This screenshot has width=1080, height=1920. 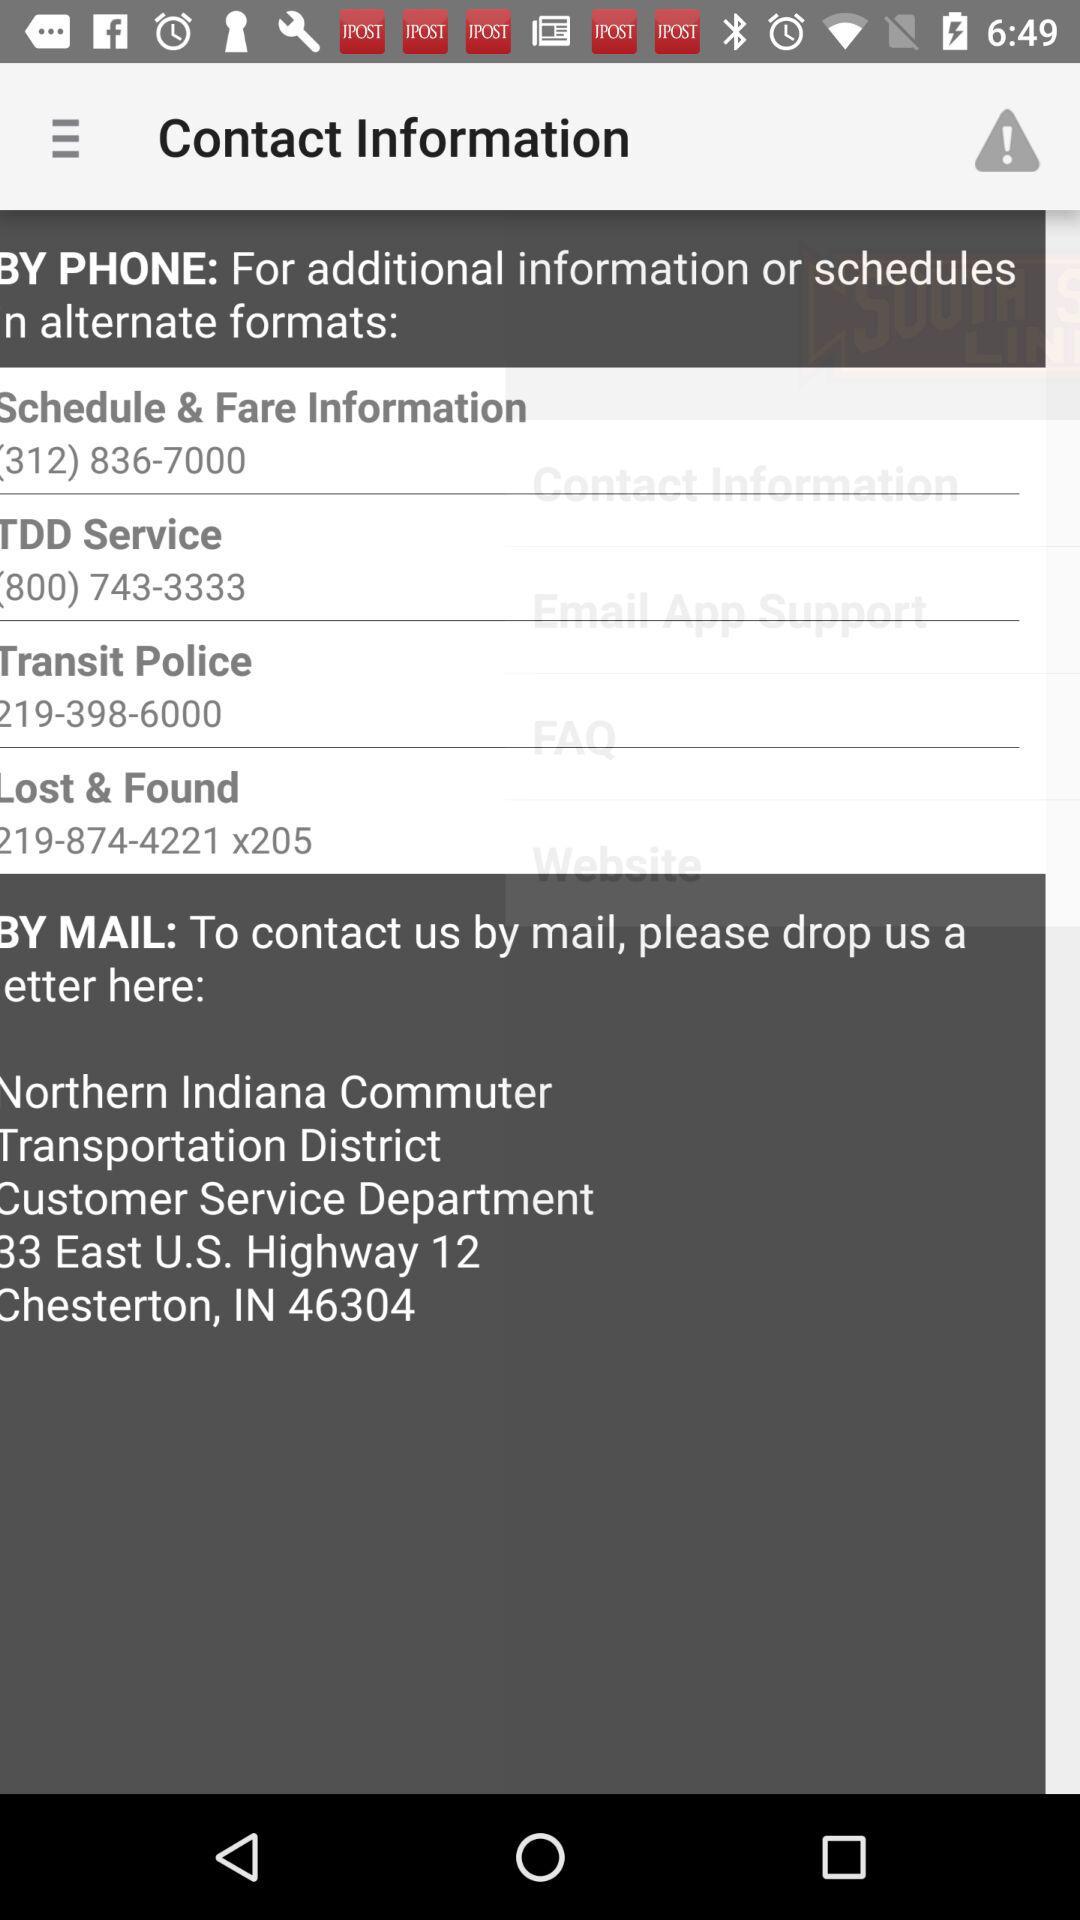 I want to click on app next to contact information icon, so click(x=72, y=135).